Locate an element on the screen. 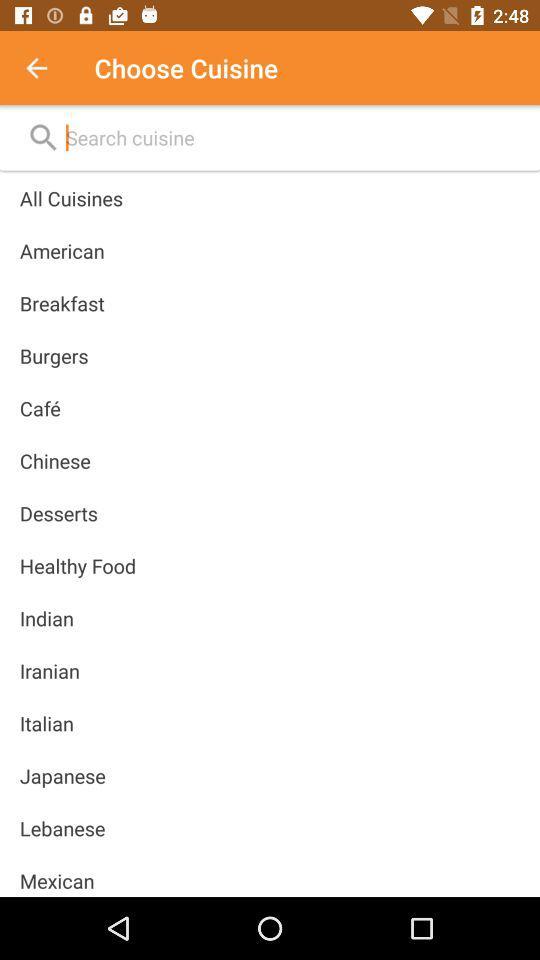 This screenshot has width=540, height=960. japanese is located at coordinates (62, 775).